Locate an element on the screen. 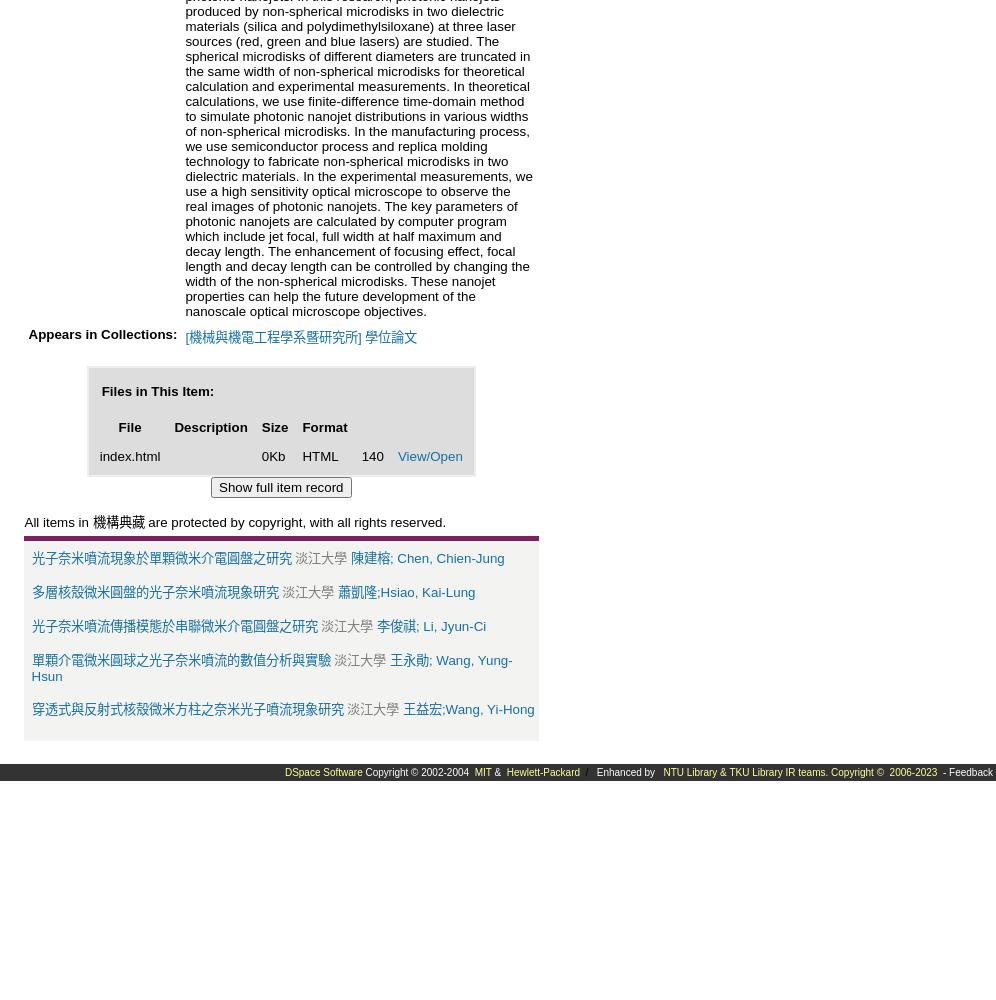 The height and width of the screenshot is (1000, 996). '[機械與機電工程學系暨研究所] 學位論文' is located at coordinates (299, 335).